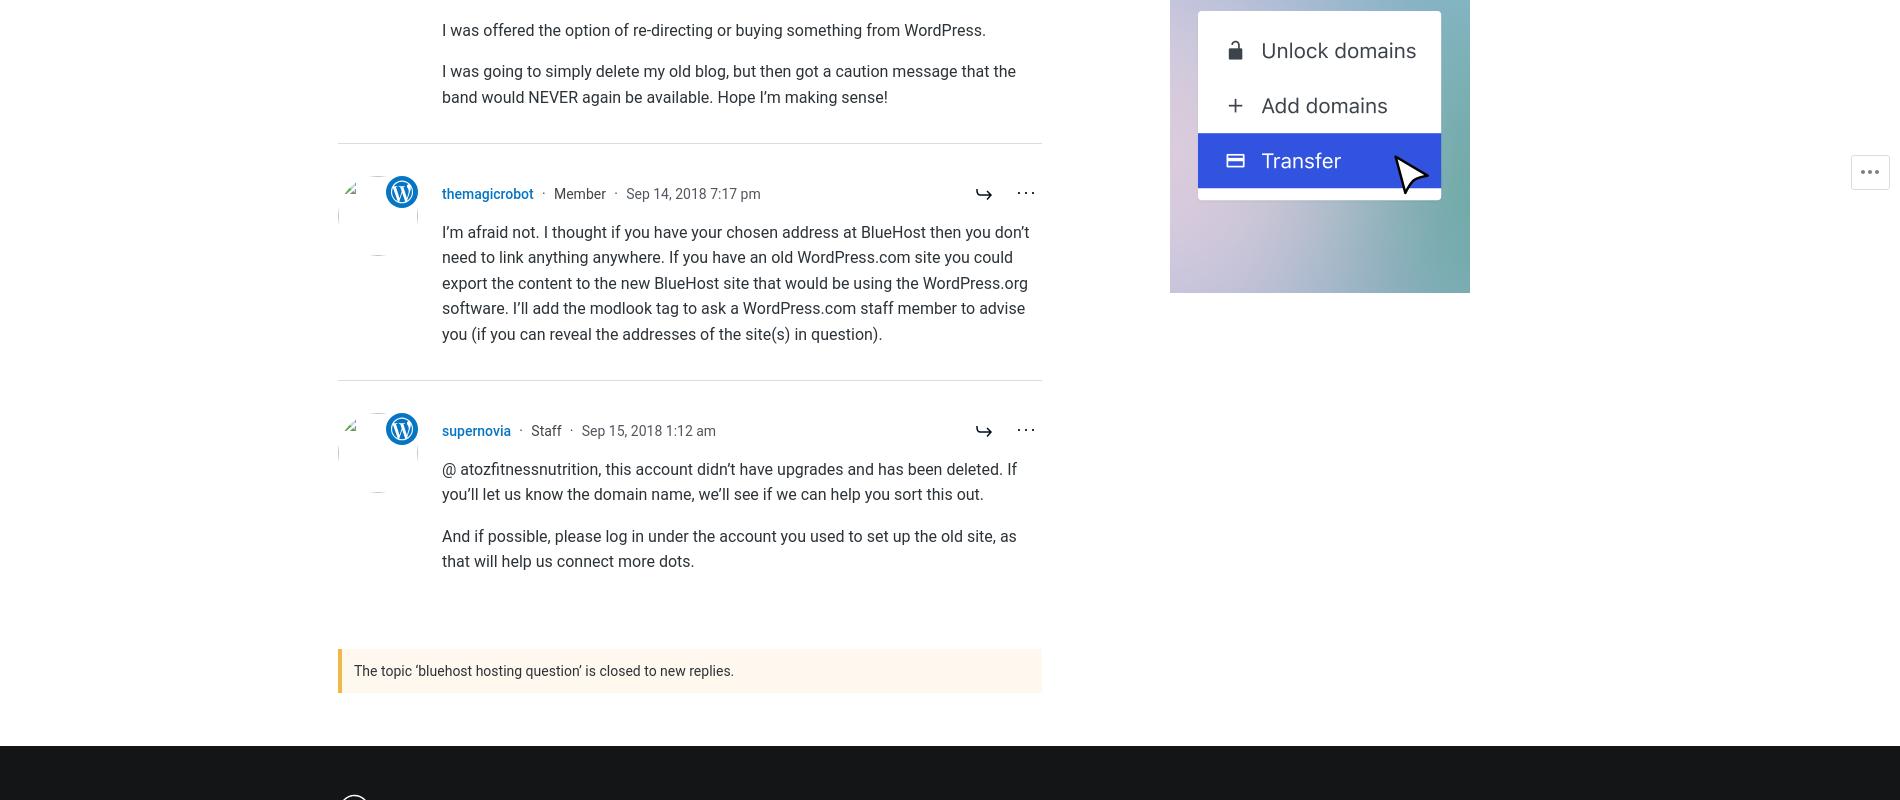  Describe the element at coordinates (476, 430) in the screenshot. I see `'supernovia'` at that location.